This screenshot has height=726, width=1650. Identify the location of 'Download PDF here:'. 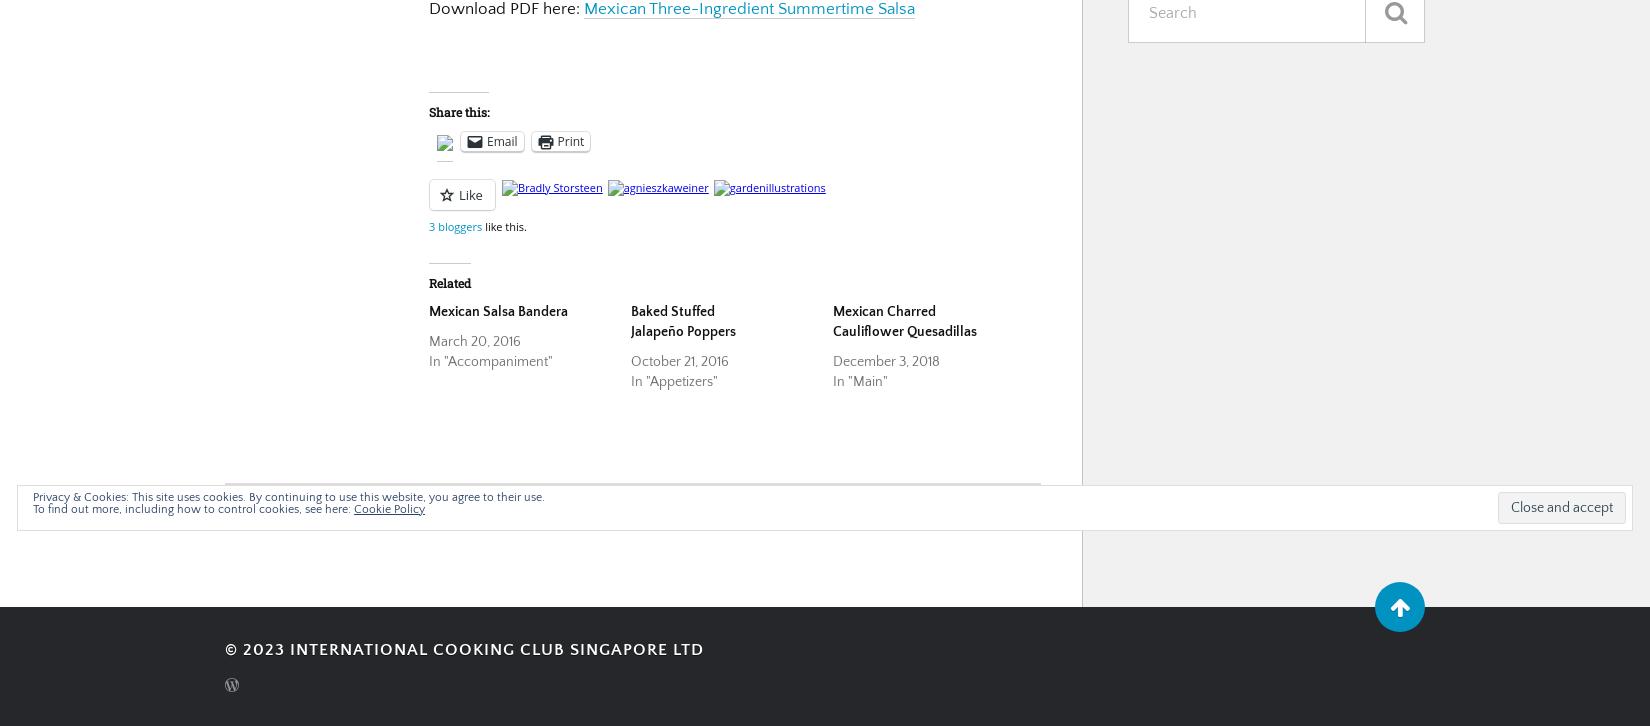
(505, 9).